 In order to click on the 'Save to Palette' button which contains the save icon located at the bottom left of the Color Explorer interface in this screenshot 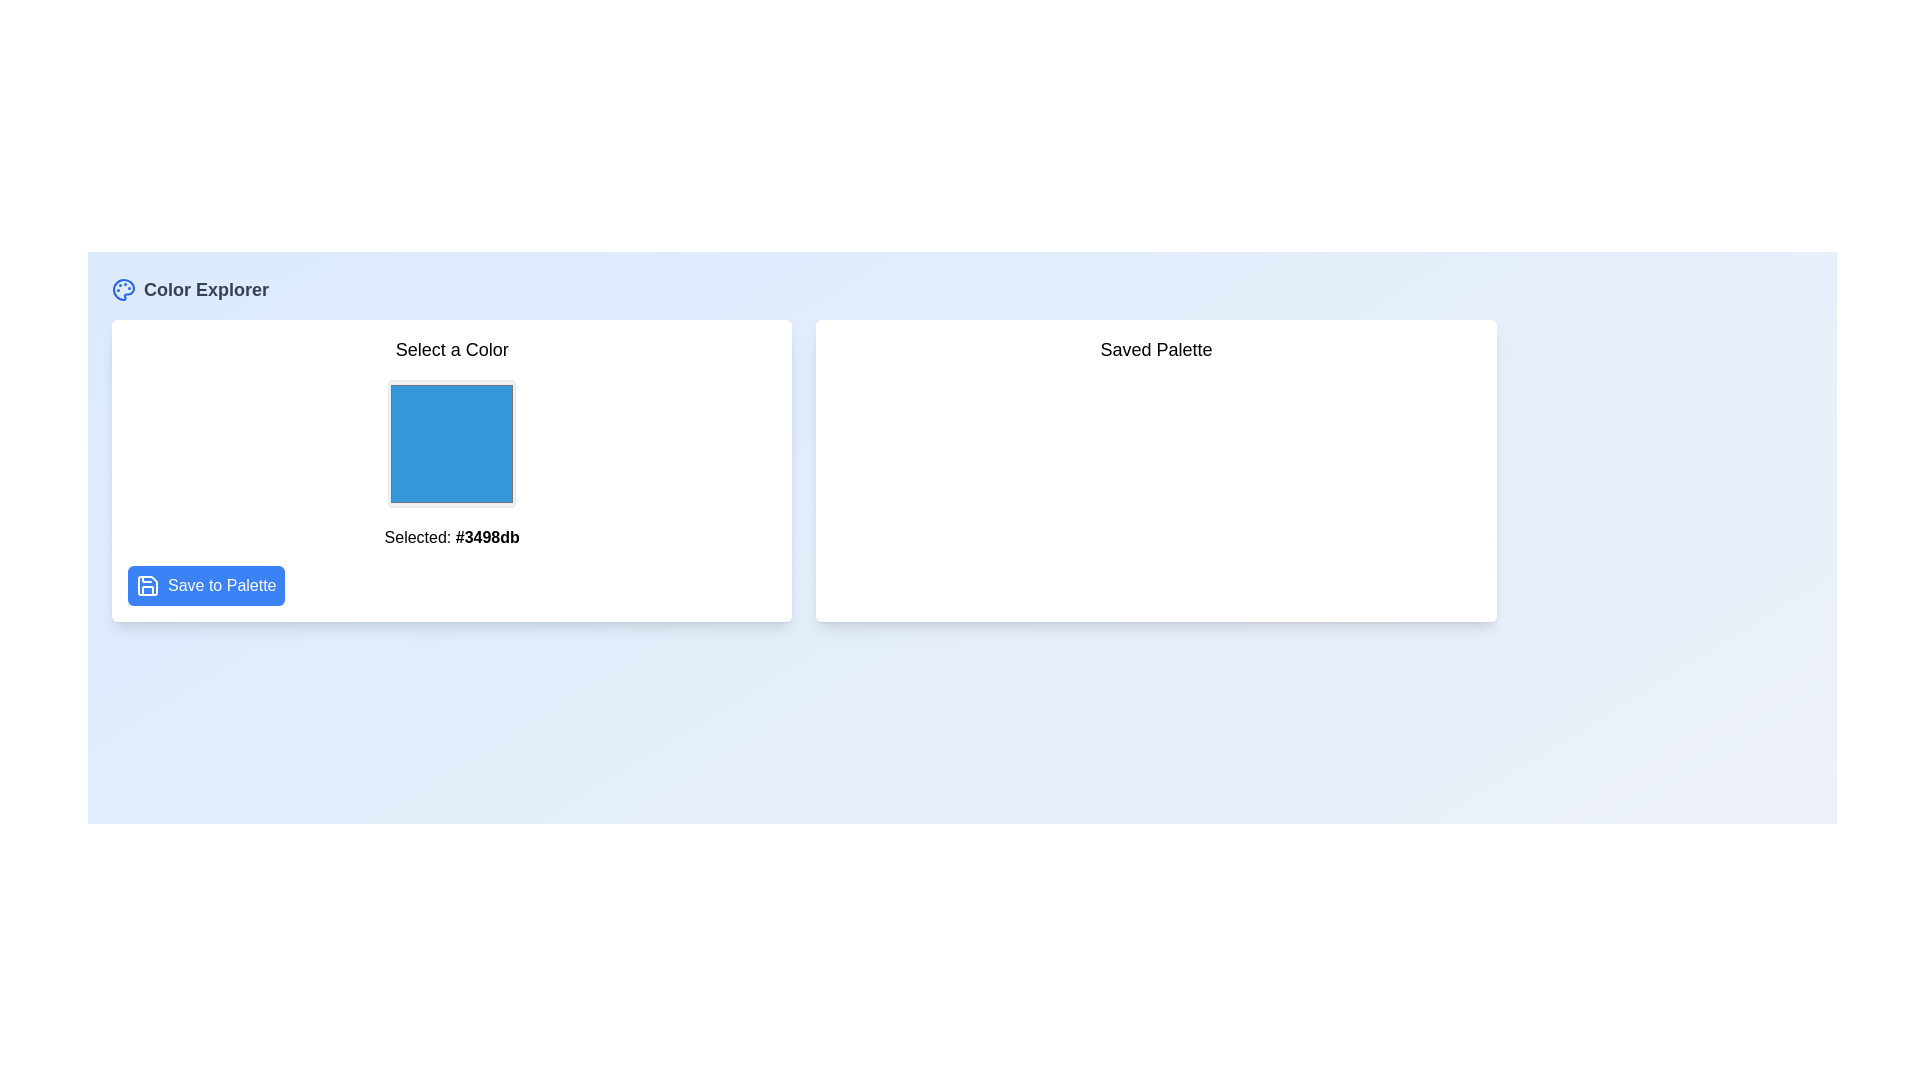, I will do `click(147, 585)`.